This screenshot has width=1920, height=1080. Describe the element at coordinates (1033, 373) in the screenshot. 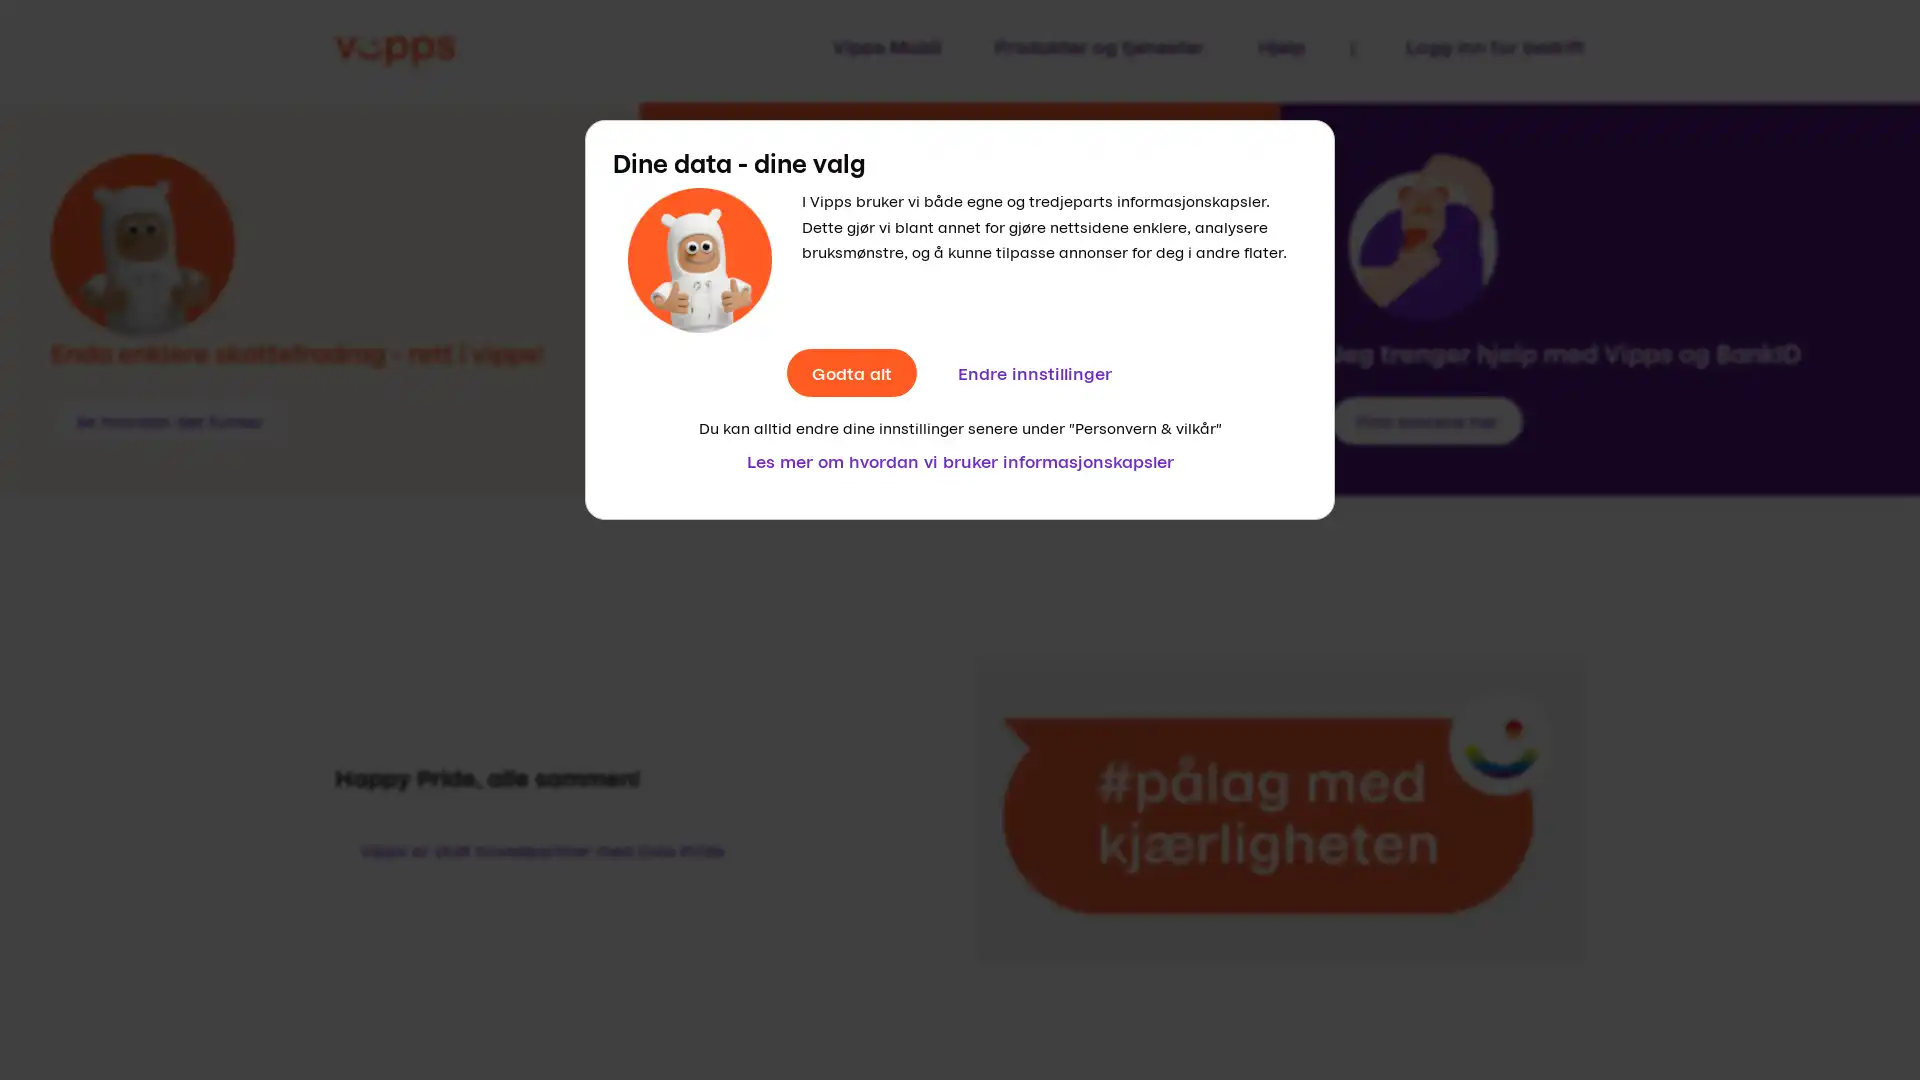

I see `Endre innstillinger` at that location.